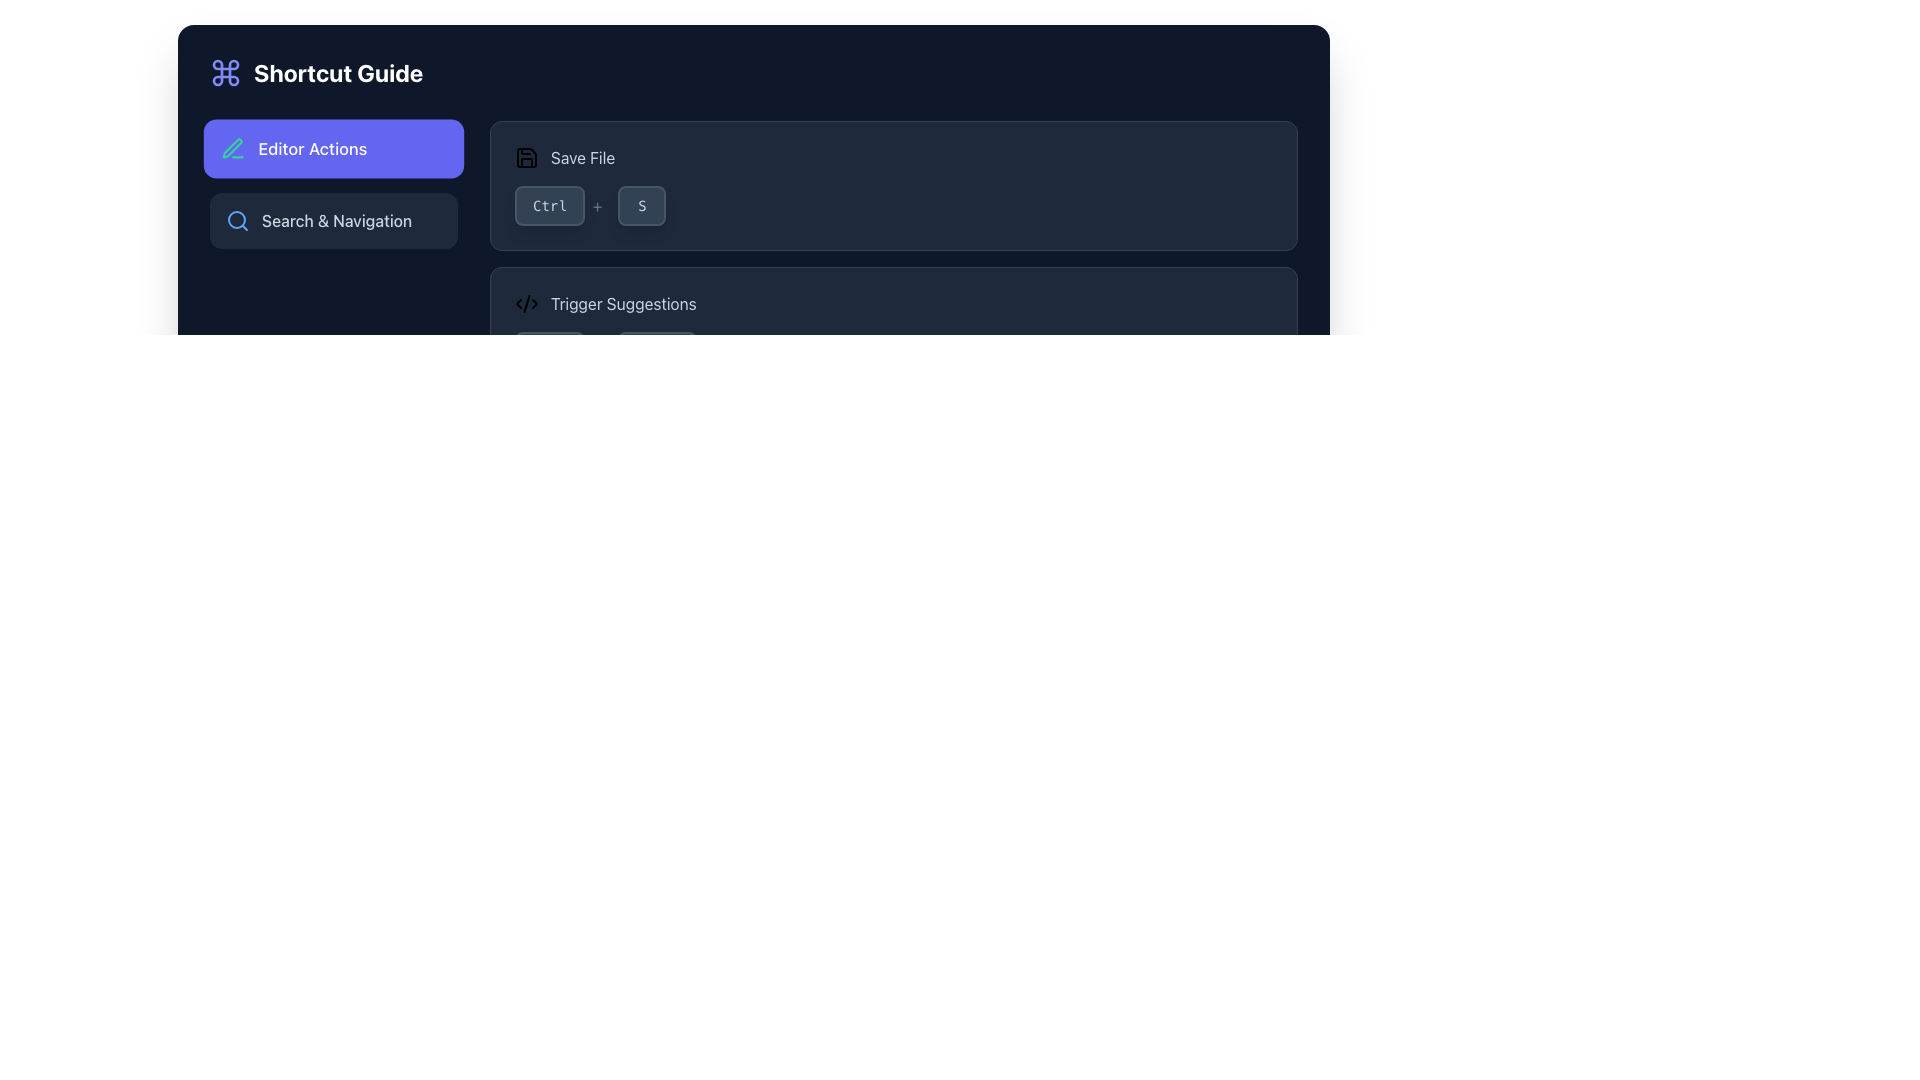 The image size is (1920, 1080). What do you see at coordinates (561, 205) in the screenshot?
I see `the 'Ctrl' key representation in the keyboard shortcut display located in the 'Save File' section at the top-right area of the interface` at bounding box center [561, 205].